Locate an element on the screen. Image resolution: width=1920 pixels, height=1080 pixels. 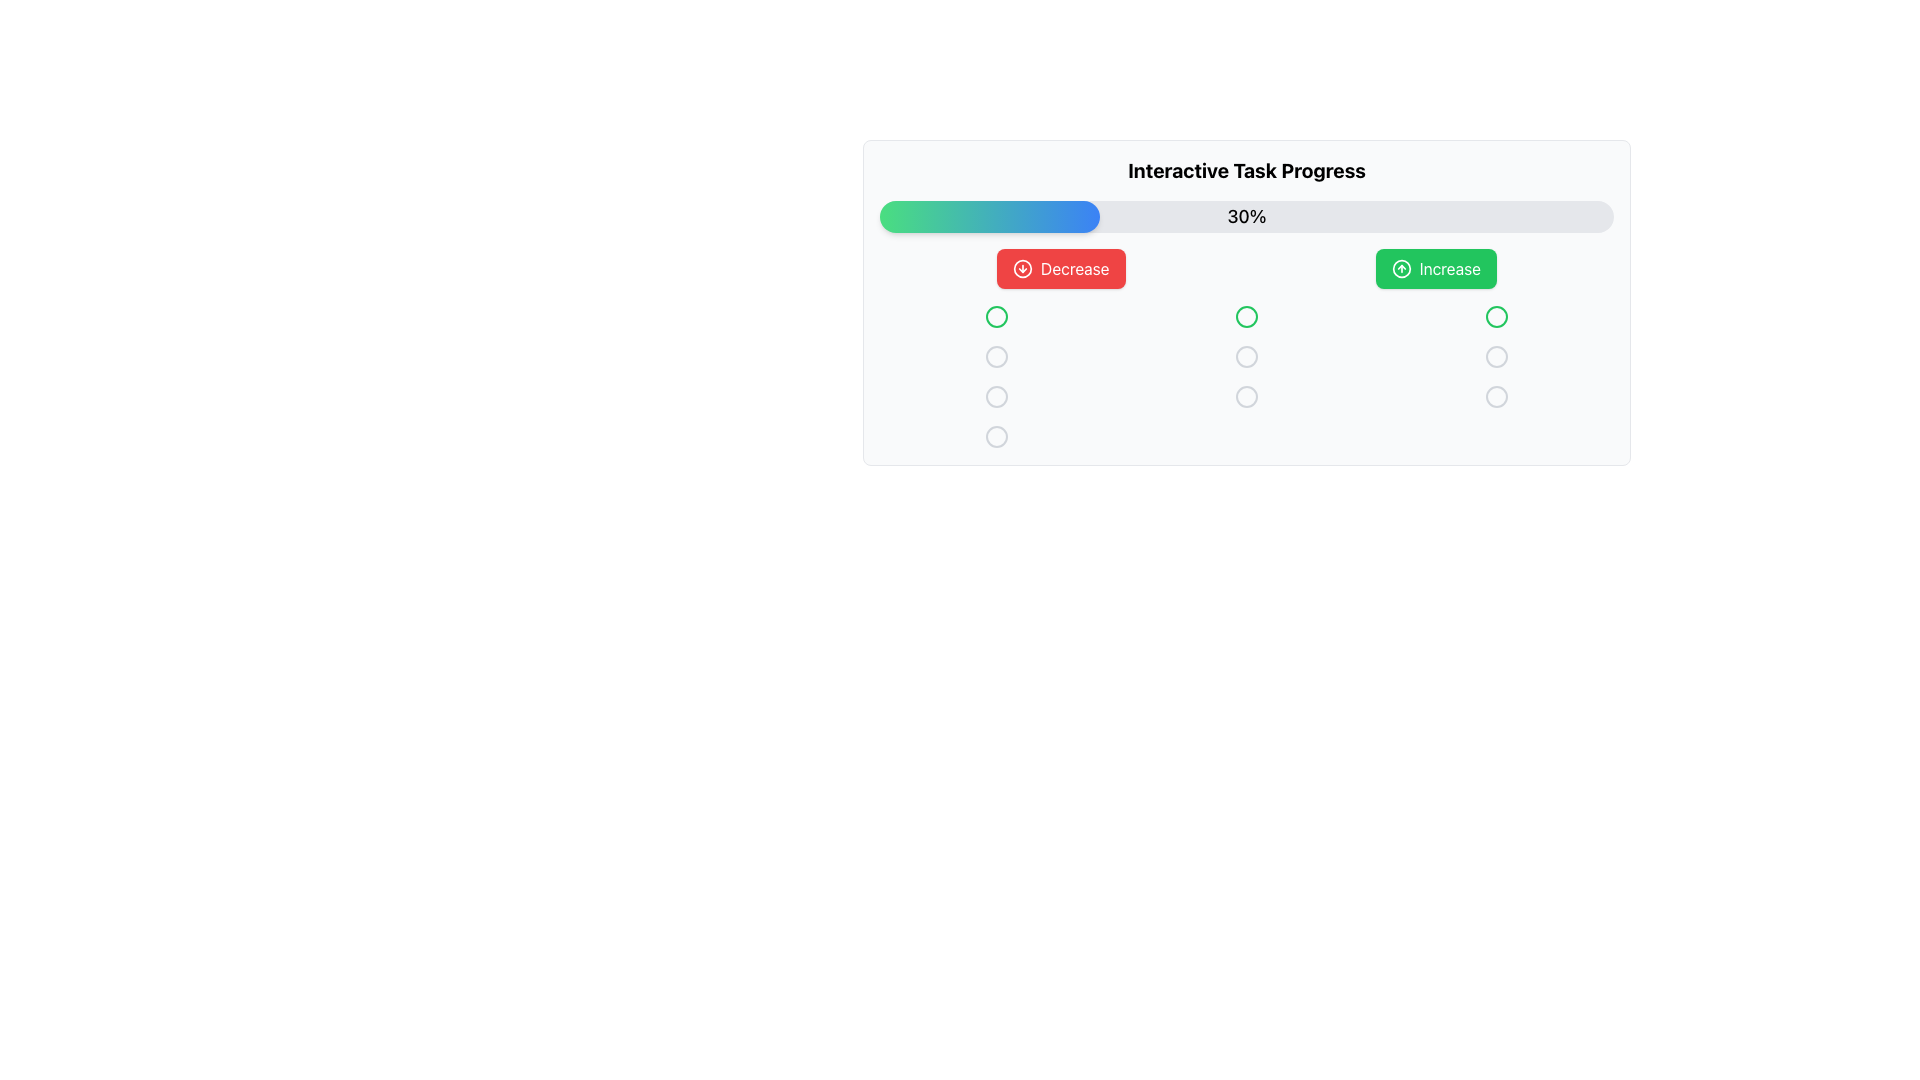
the circular SVG element located in the bottom right quadrant of the interface is located at coordinates (1497, 315).